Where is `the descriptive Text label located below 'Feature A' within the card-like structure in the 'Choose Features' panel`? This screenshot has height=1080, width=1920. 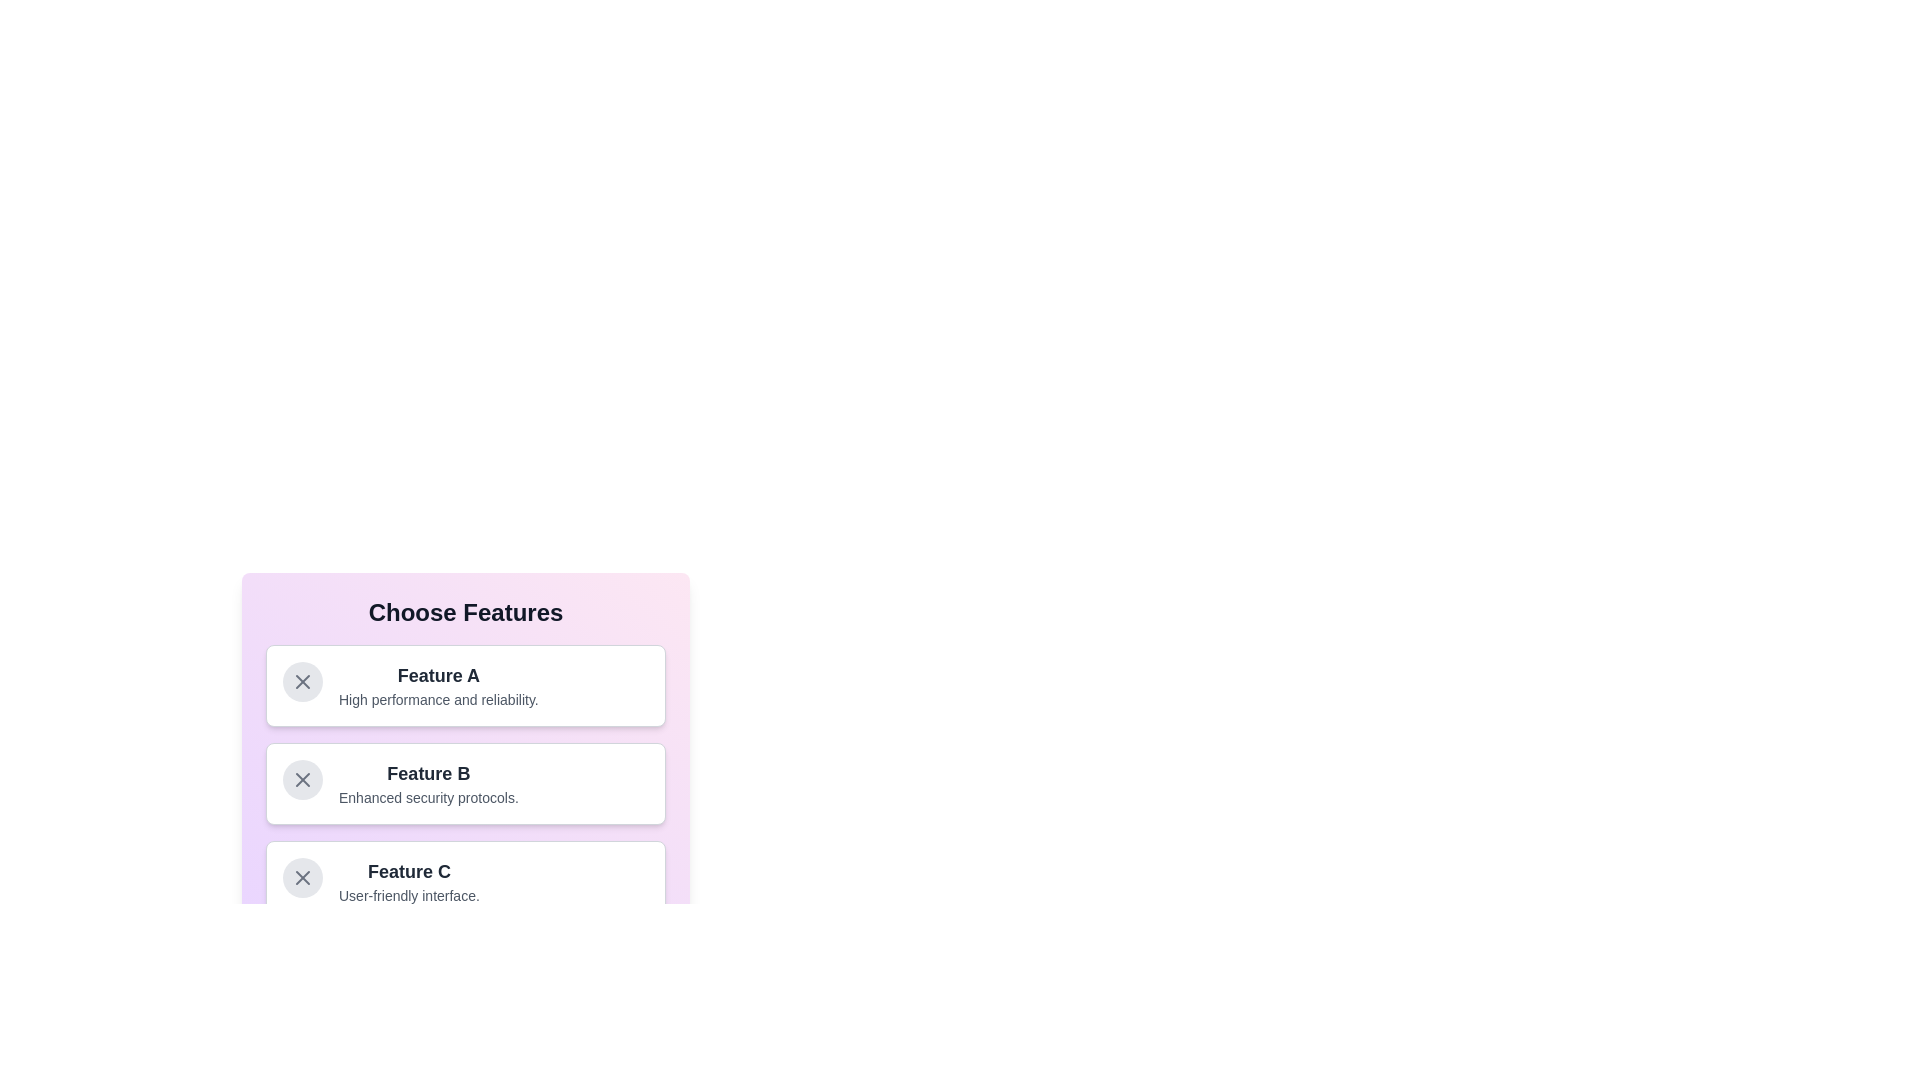 the descriptive Text label located below 'Feature A' within the card-like structure in the 'Choose Features' panel is located at coordinates (437, 698).